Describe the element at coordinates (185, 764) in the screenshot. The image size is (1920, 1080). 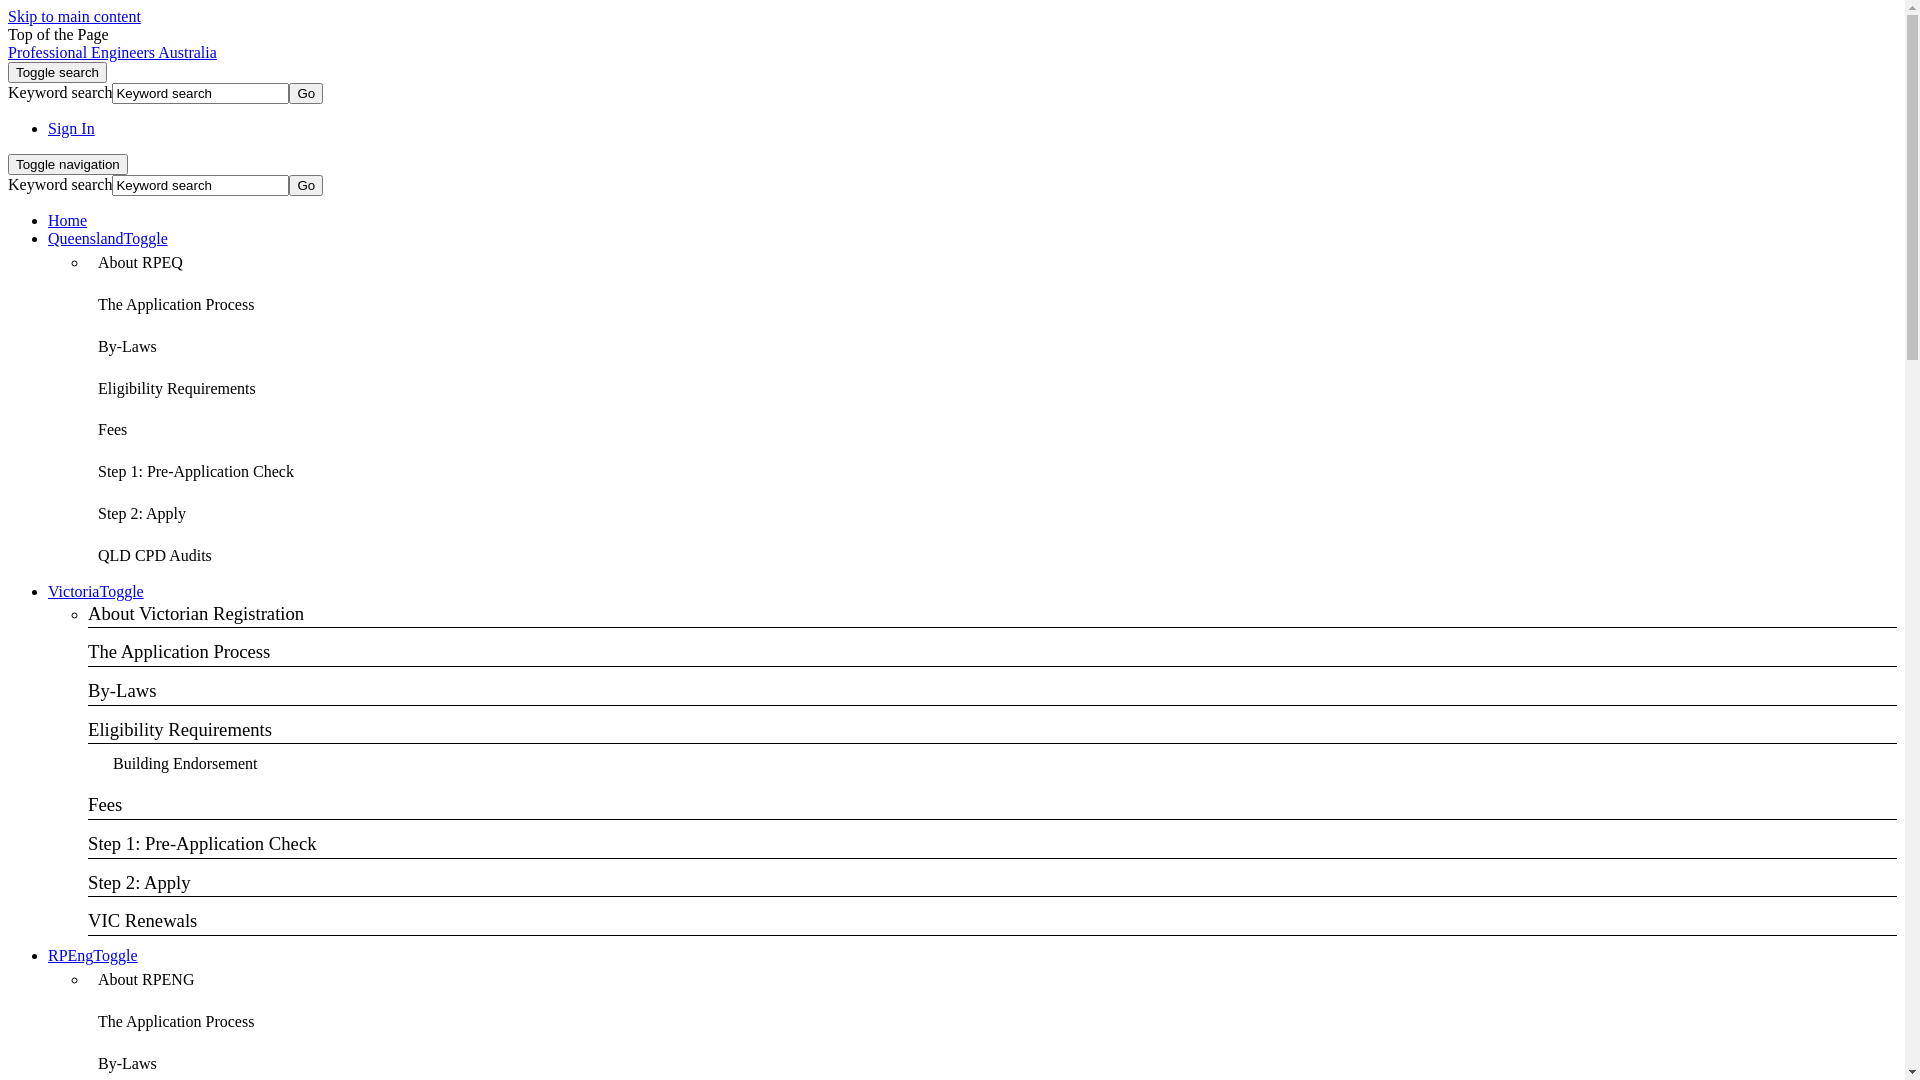
I see `'Building Endorsement'` at that location.